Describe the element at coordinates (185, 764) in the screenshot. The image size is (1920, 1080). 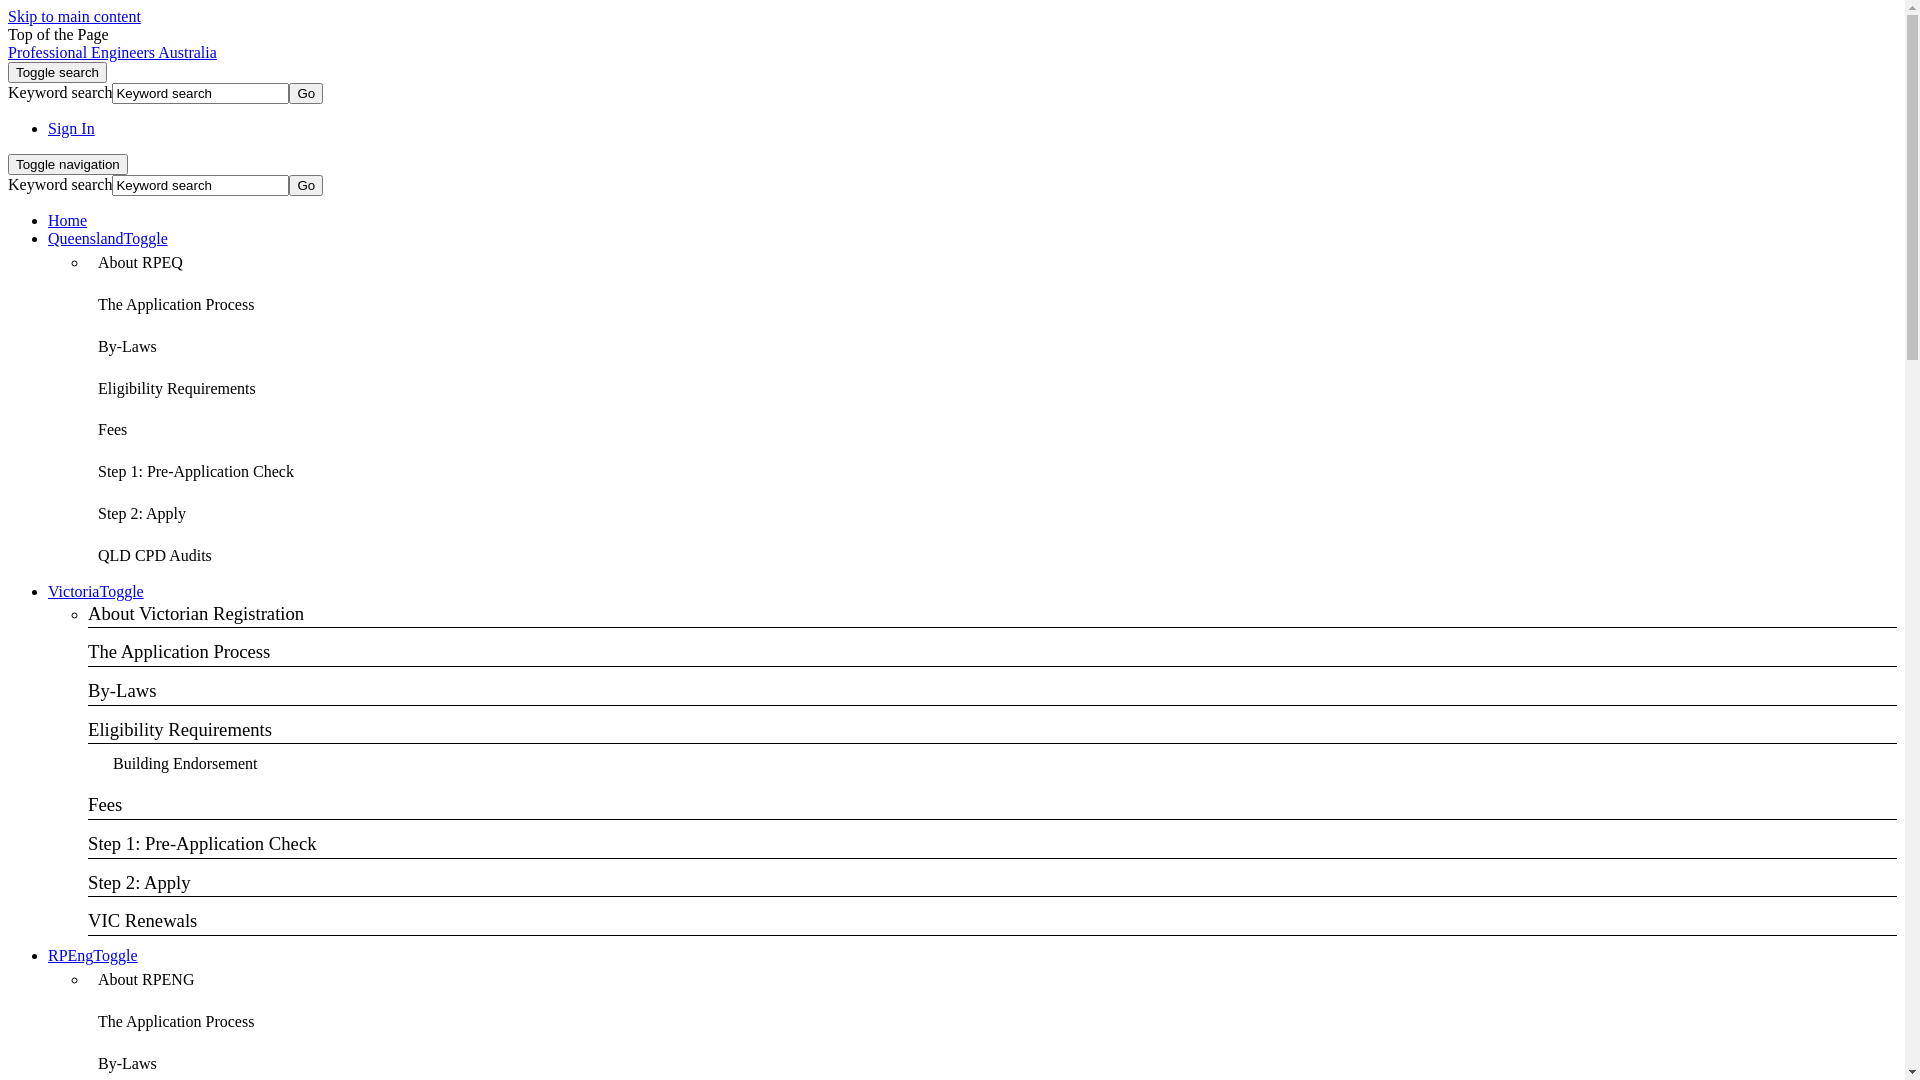
I see `'Building Endorsement'` at that location.